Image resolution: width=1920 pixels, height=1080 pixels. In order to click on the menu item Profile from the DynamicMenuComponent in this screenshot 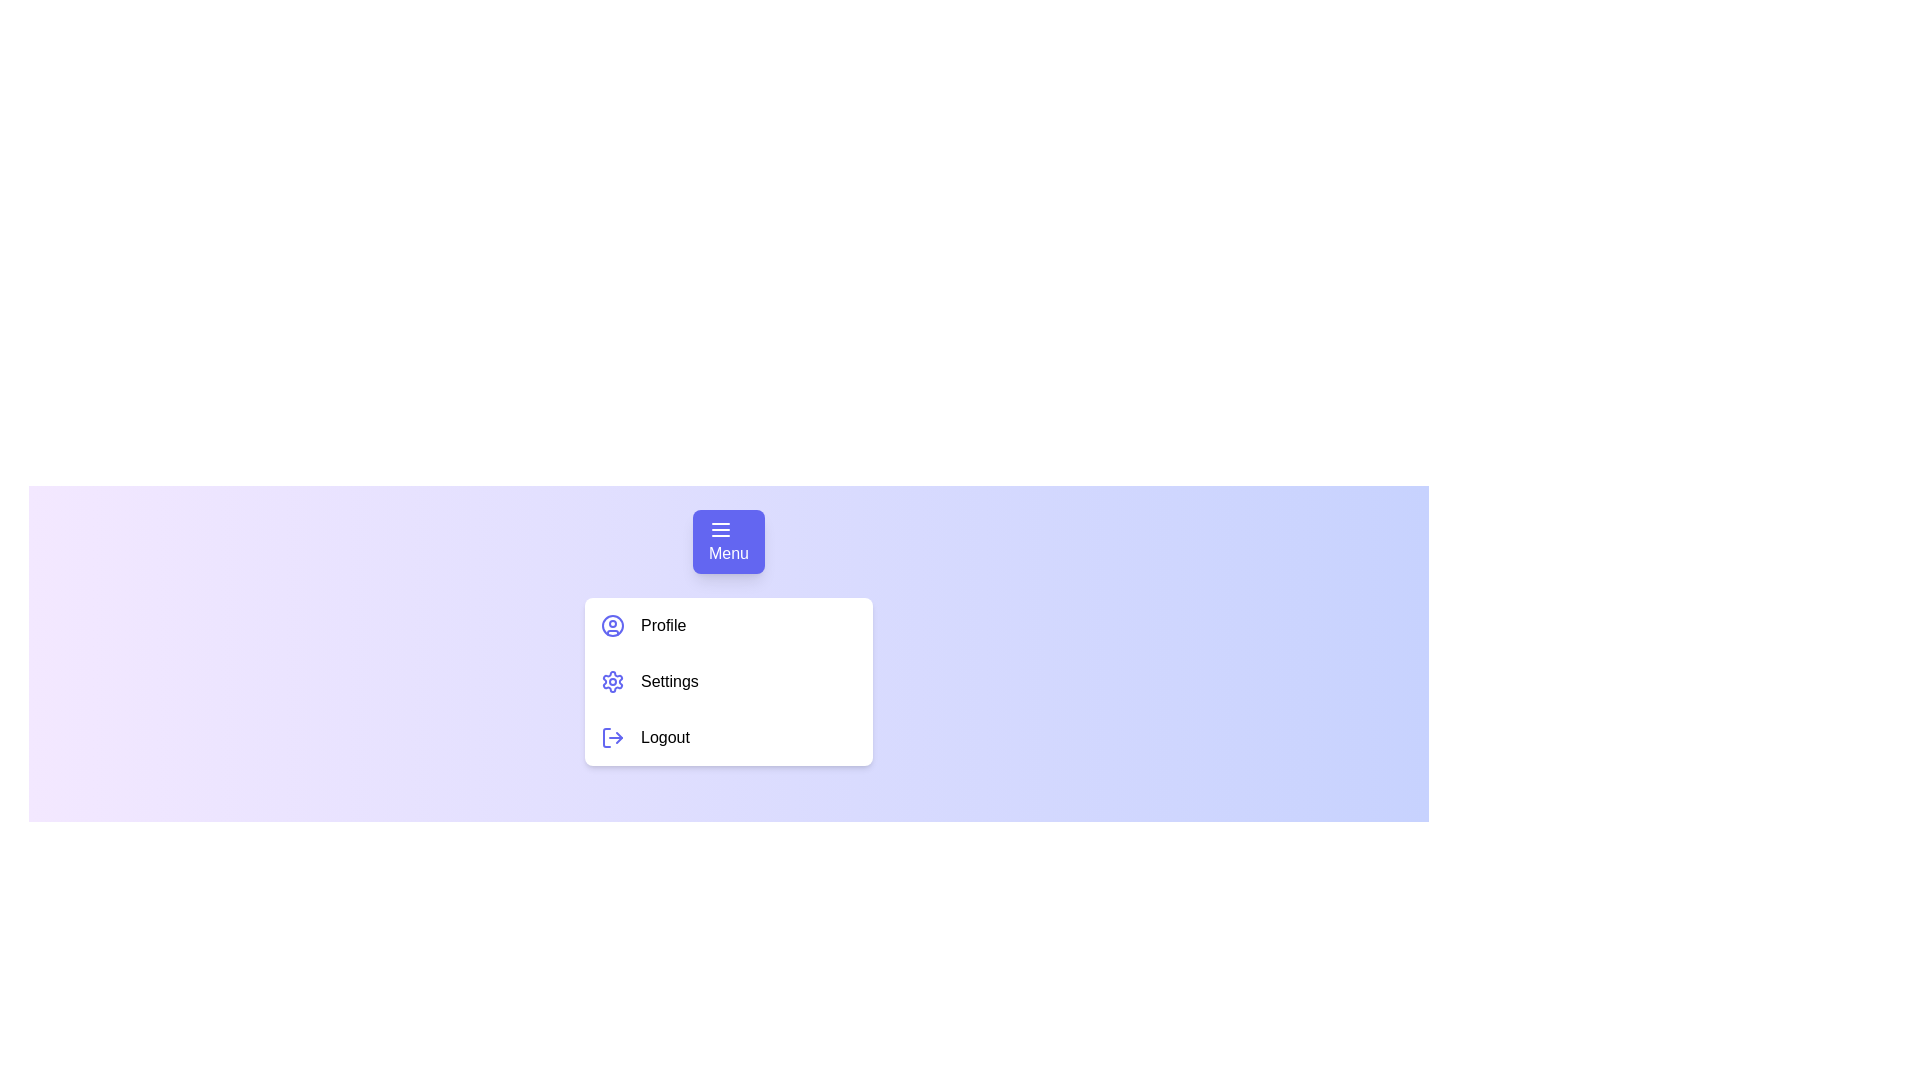, I will do `click(728, 624)`.